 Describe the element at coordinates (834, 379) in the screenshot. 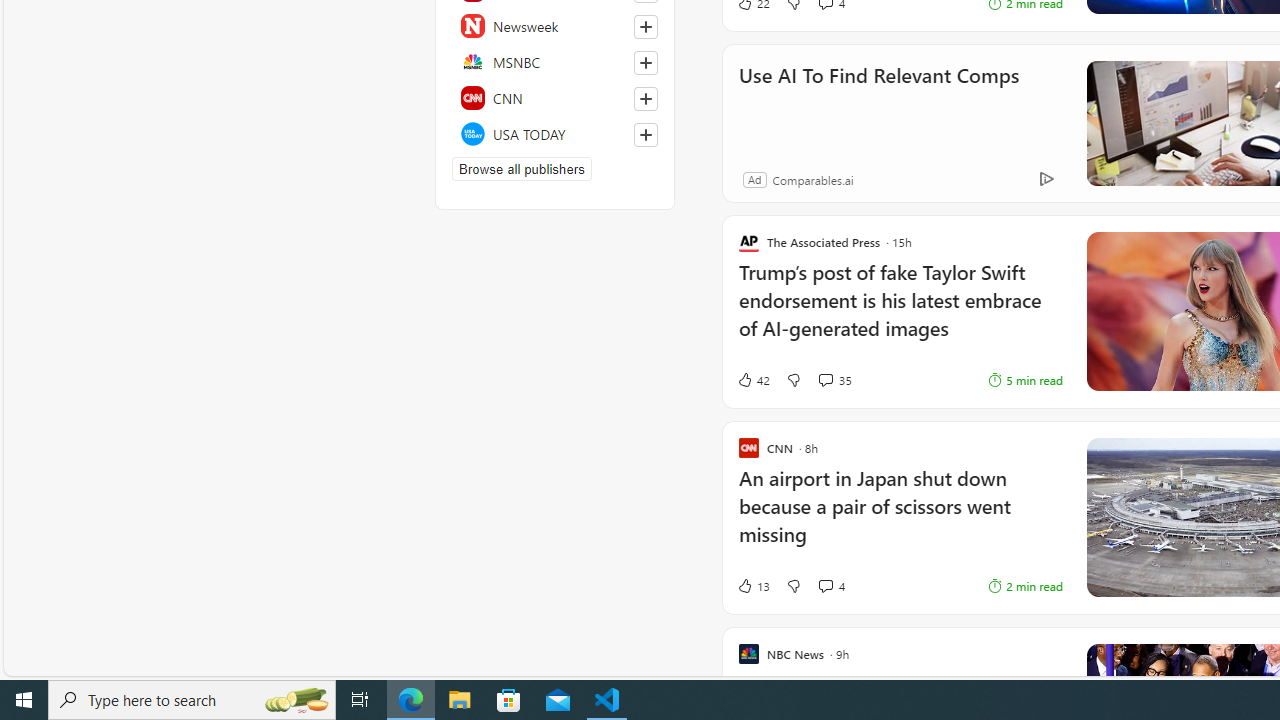

I see `'View comments 35 Comment'` at that location.